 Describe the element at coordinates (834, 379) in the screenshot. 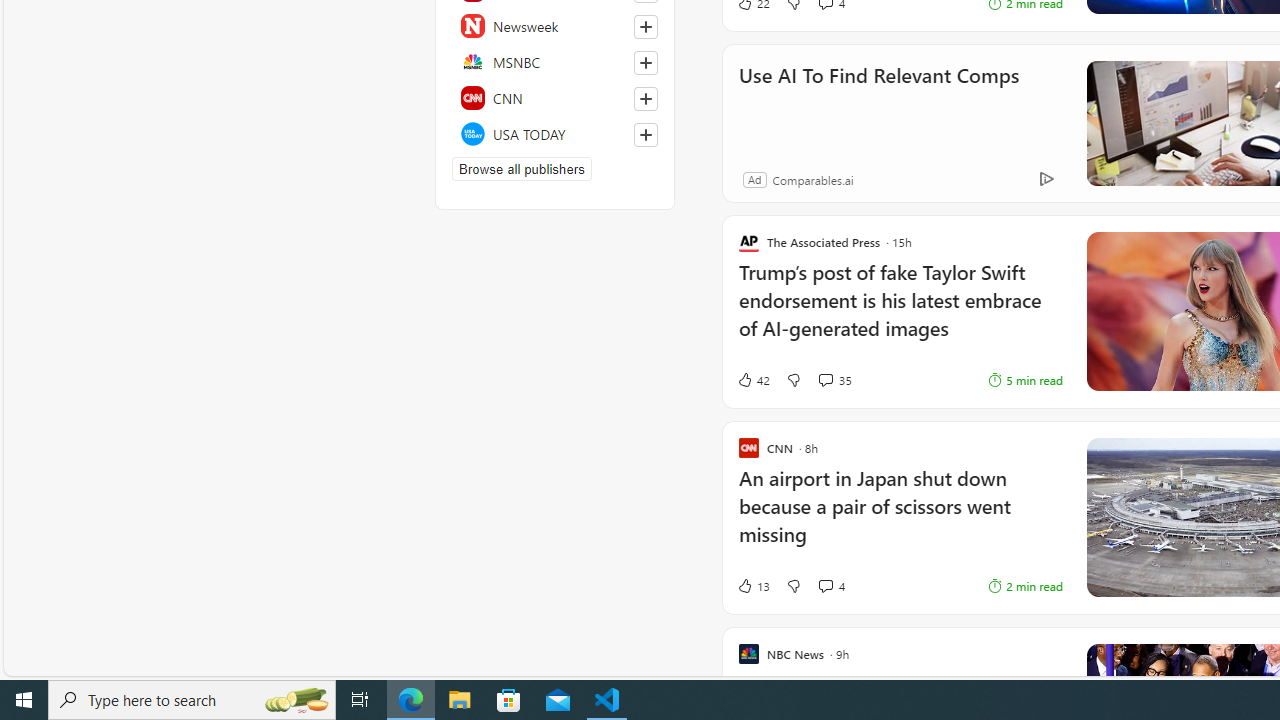

I see `'View comments 35 Comment'` at that location.